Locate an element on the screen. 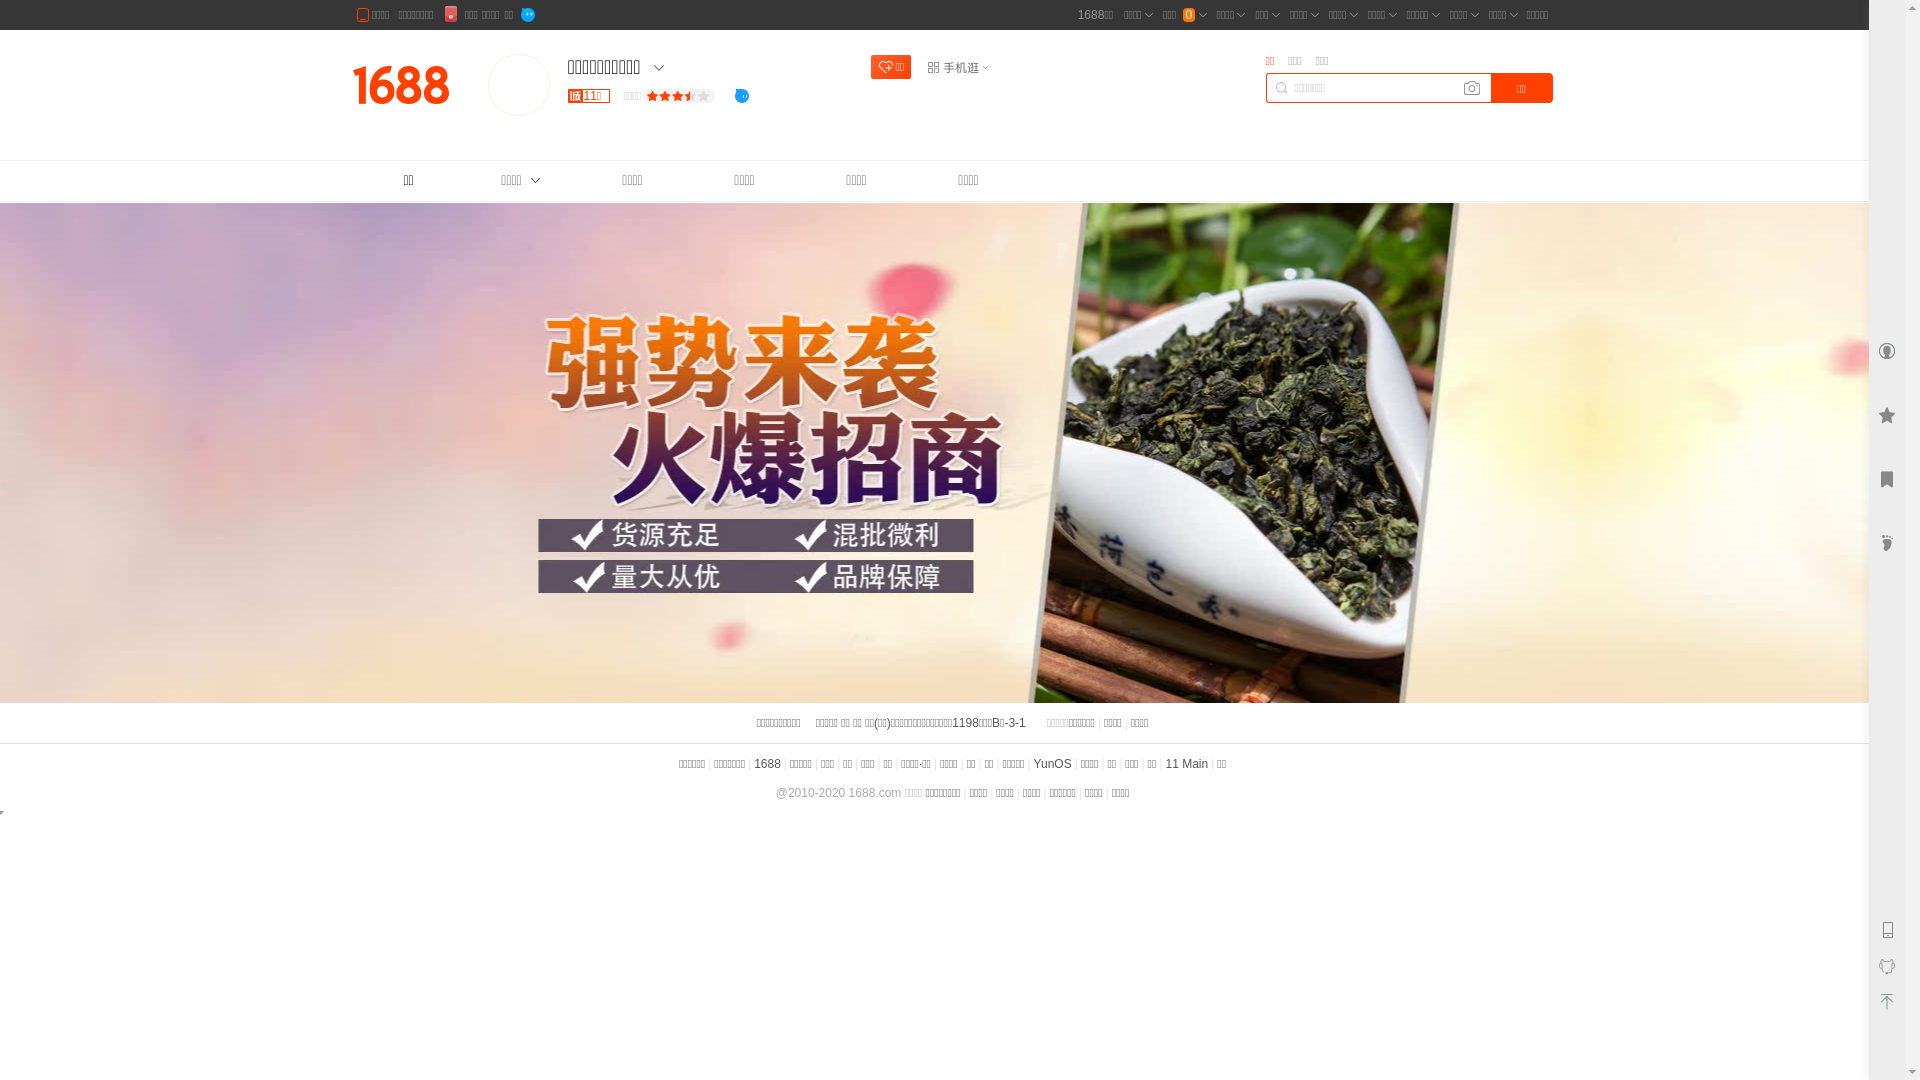  'YunOS' is located at coordinates (1051, 763).